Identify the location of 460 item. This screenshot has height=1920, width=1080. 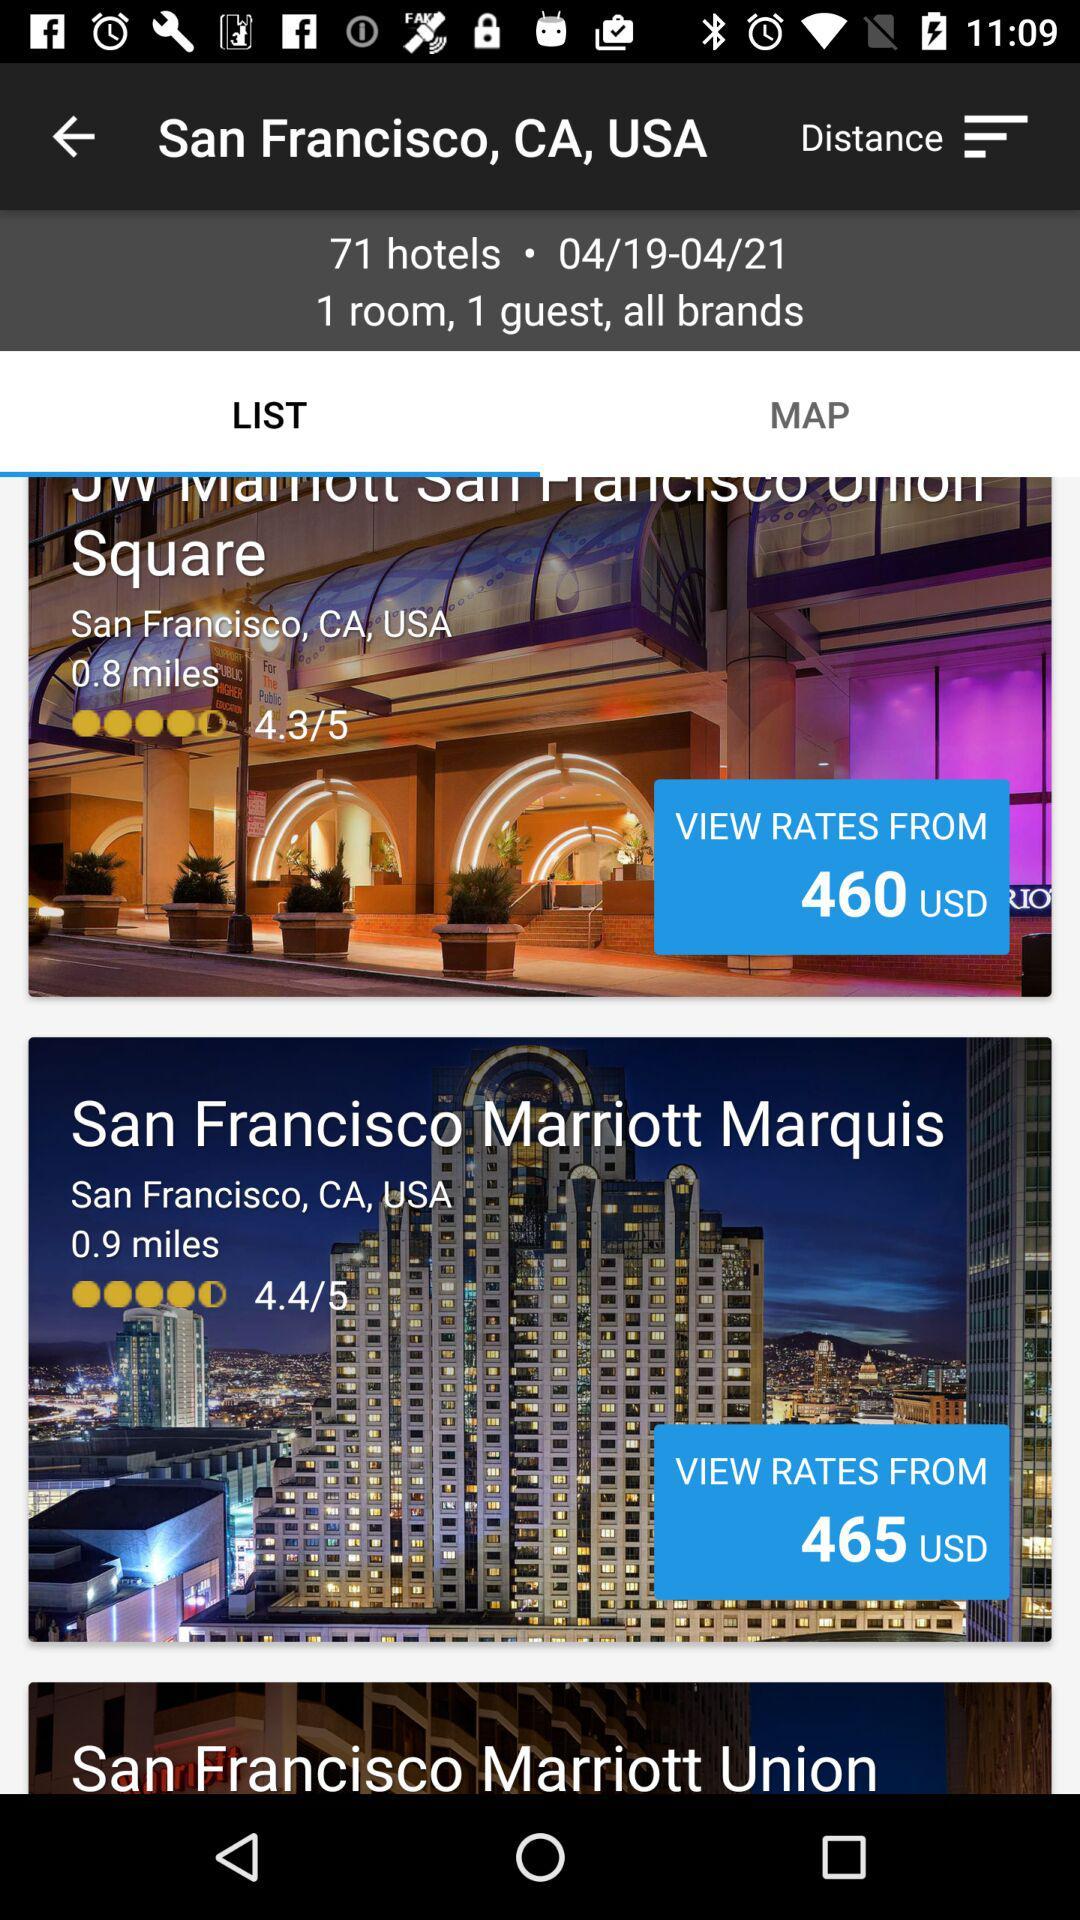
(854, 890).